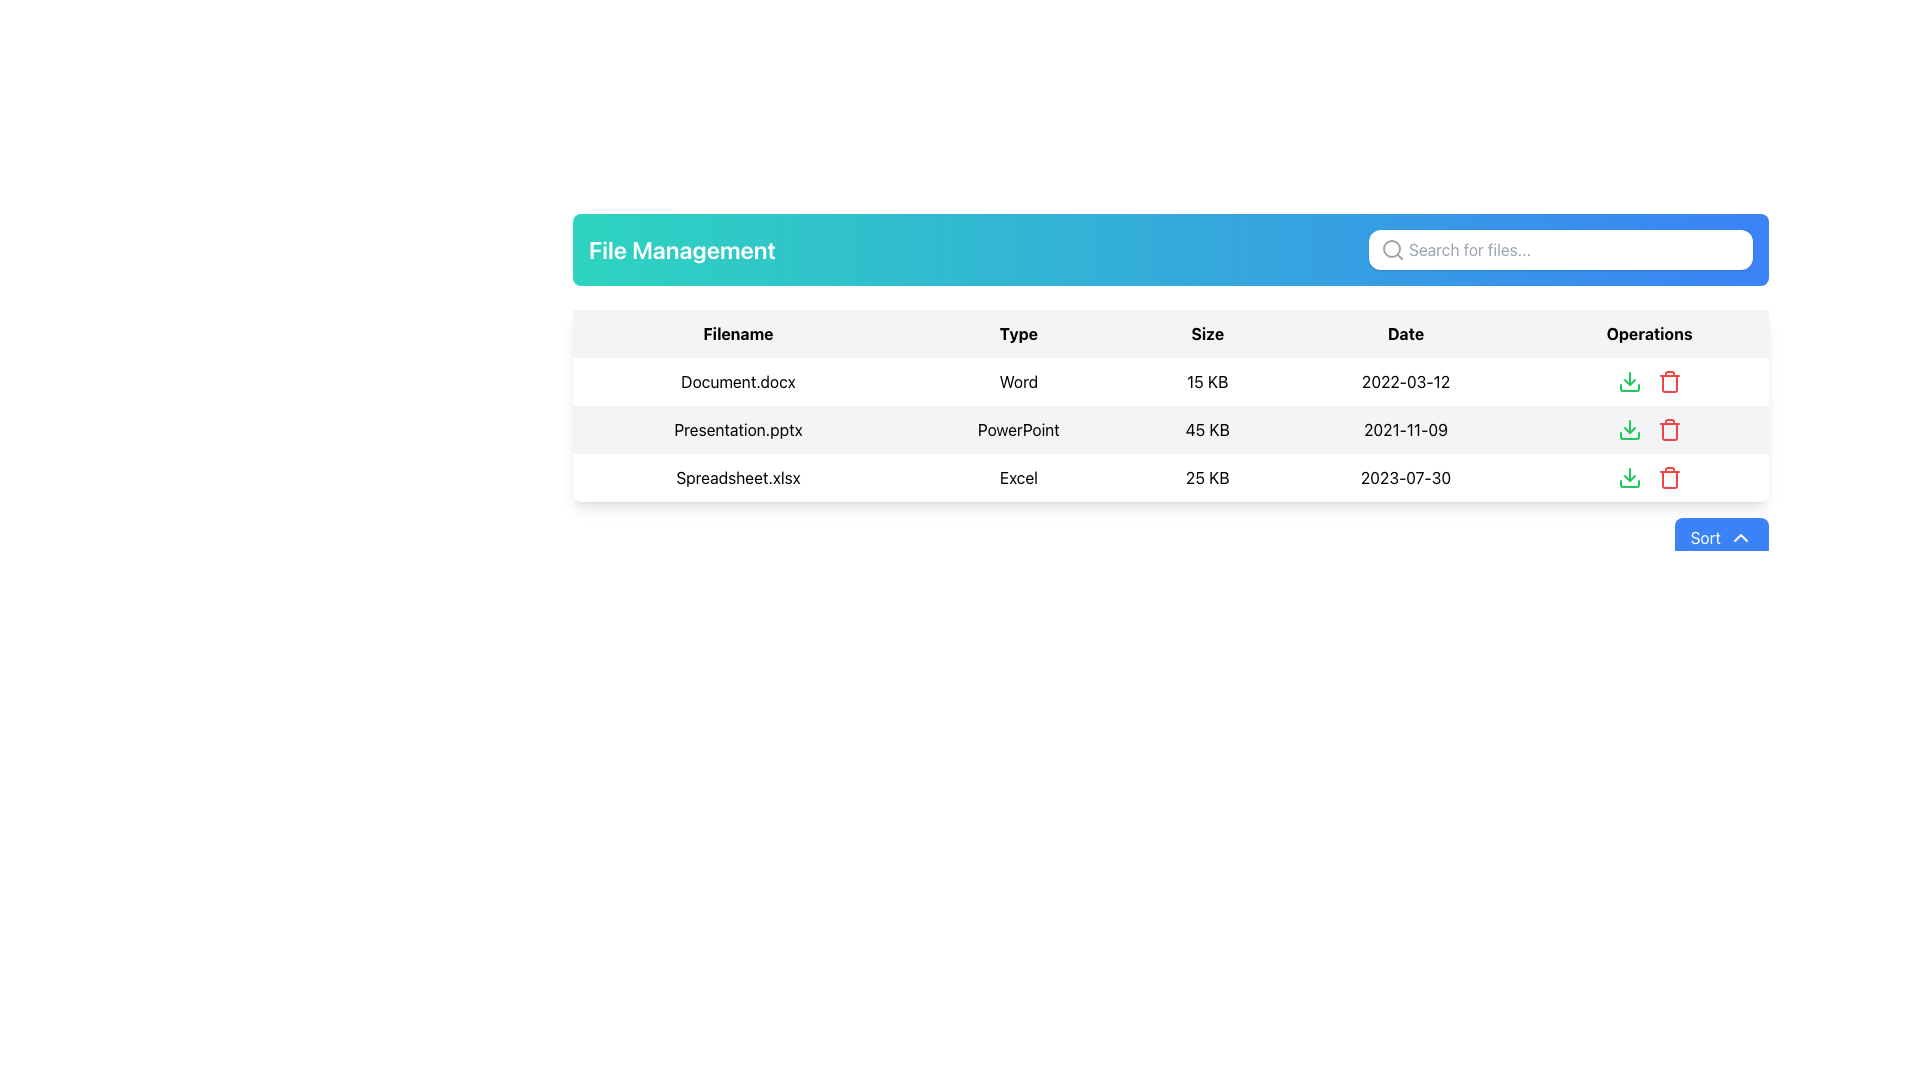  Describe the element at coordinates (1629, 428) in the screenshot. I see `the download icon button located in the second row of the 'Operations' column to initiate the download process for the associated file` at that location.